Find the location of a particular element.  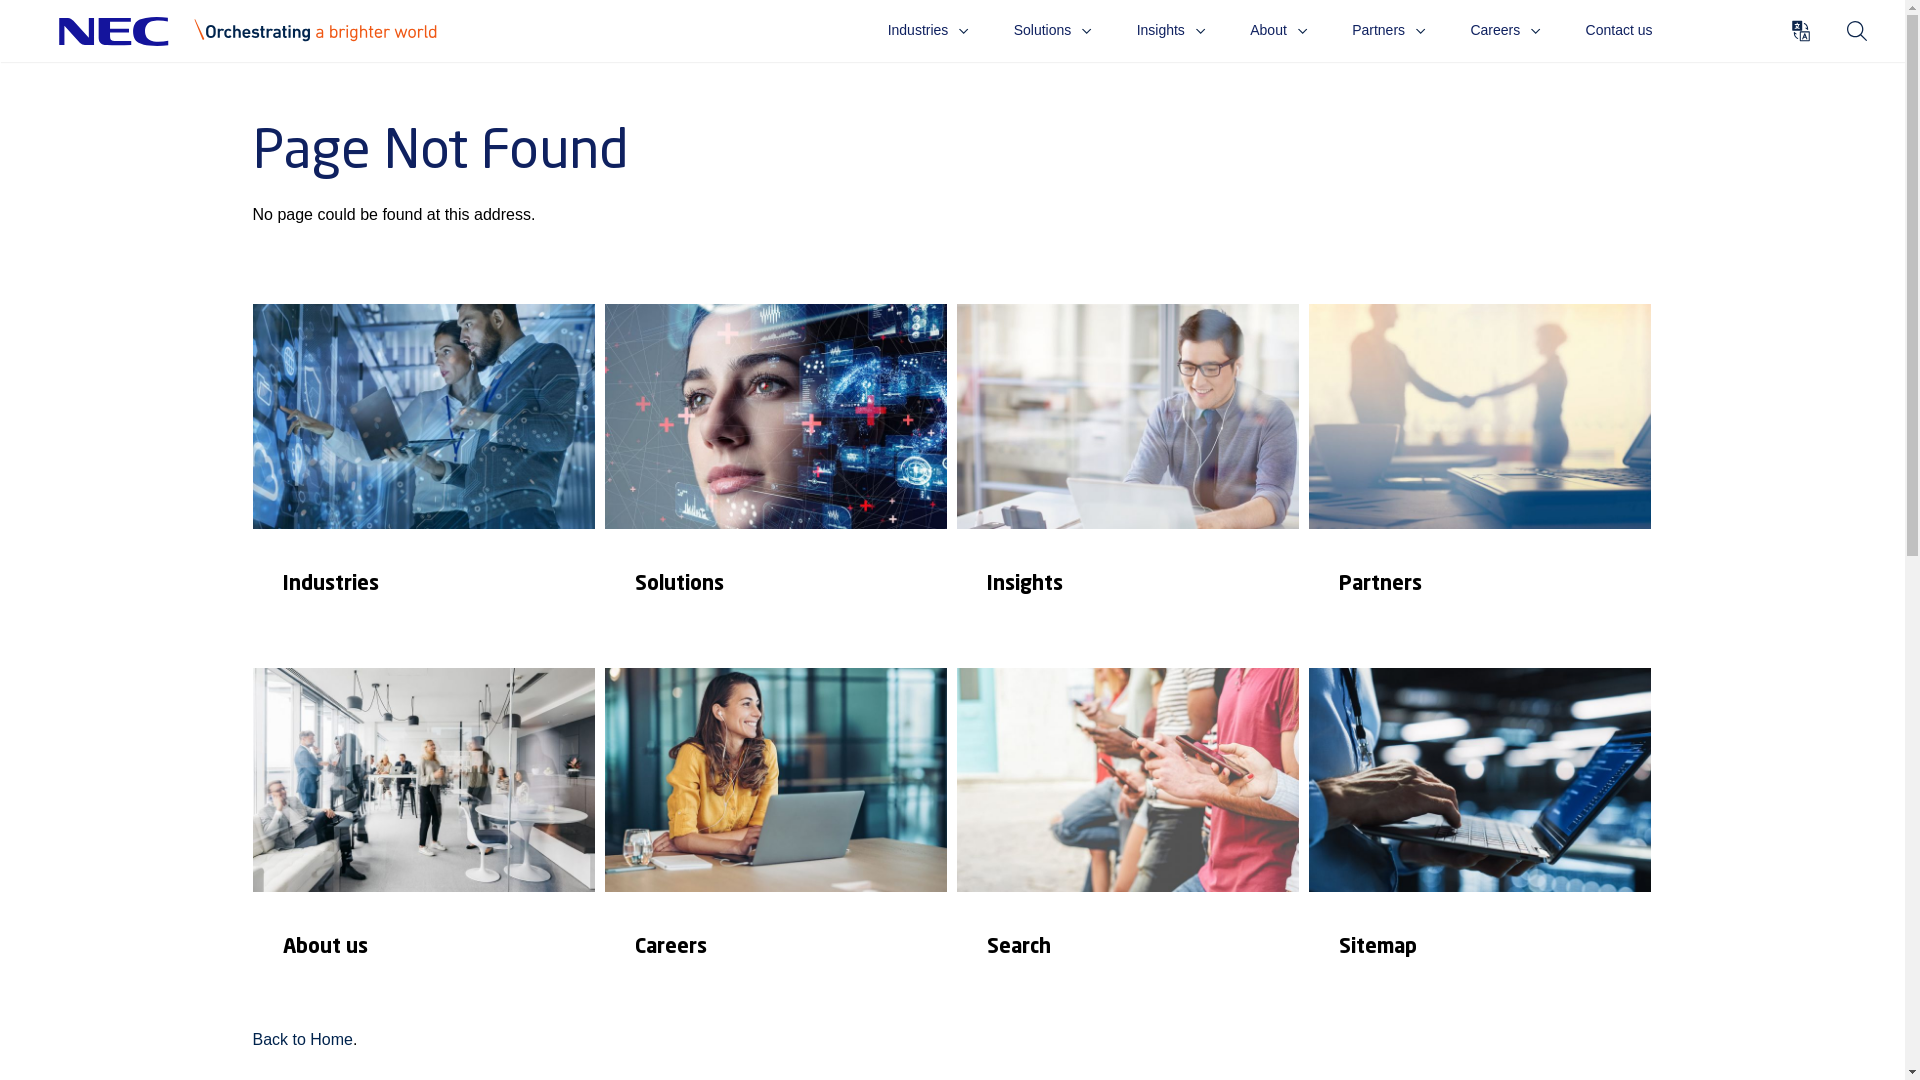

'Contact us' is located at coordinates (1619, 30).